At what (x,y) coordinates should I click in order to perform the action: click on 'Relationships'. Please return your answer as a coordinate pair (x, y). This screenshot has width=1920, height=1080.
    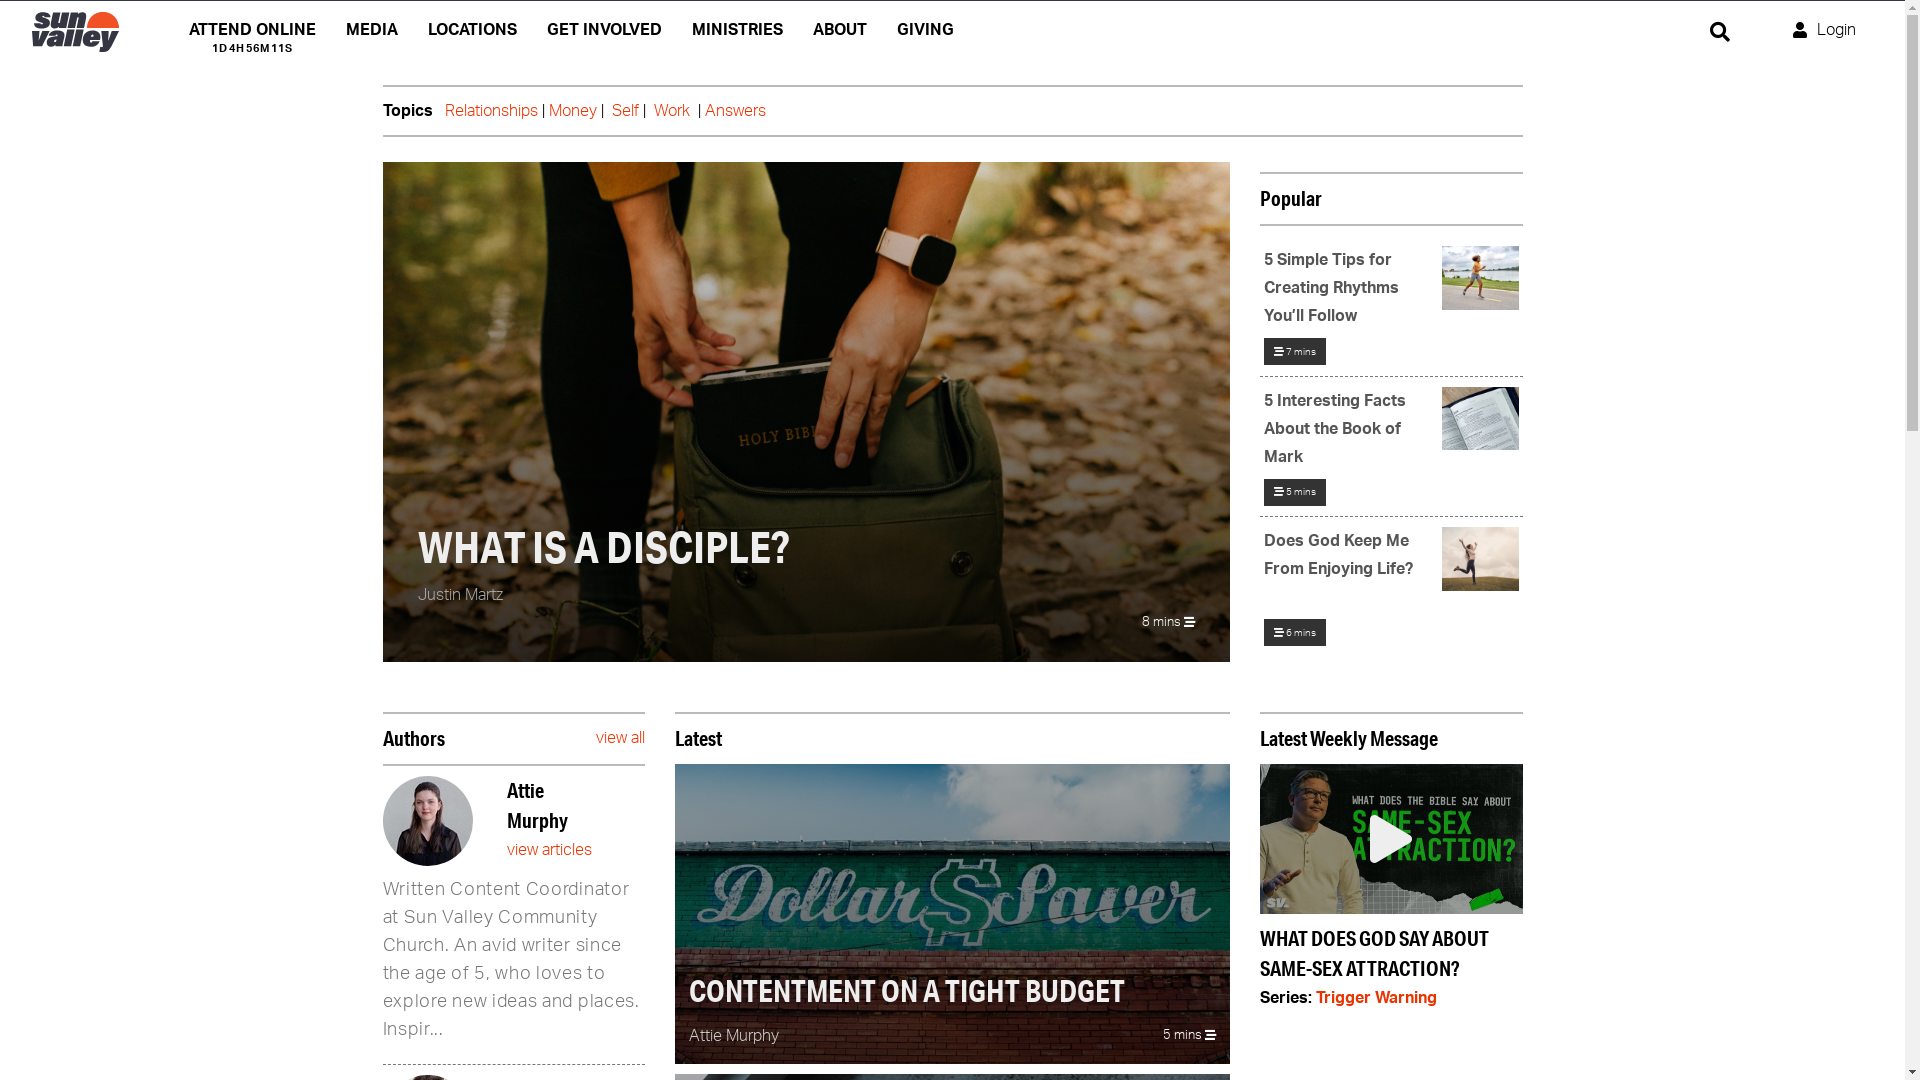
    Looking at the image, I should click on (490, 111).